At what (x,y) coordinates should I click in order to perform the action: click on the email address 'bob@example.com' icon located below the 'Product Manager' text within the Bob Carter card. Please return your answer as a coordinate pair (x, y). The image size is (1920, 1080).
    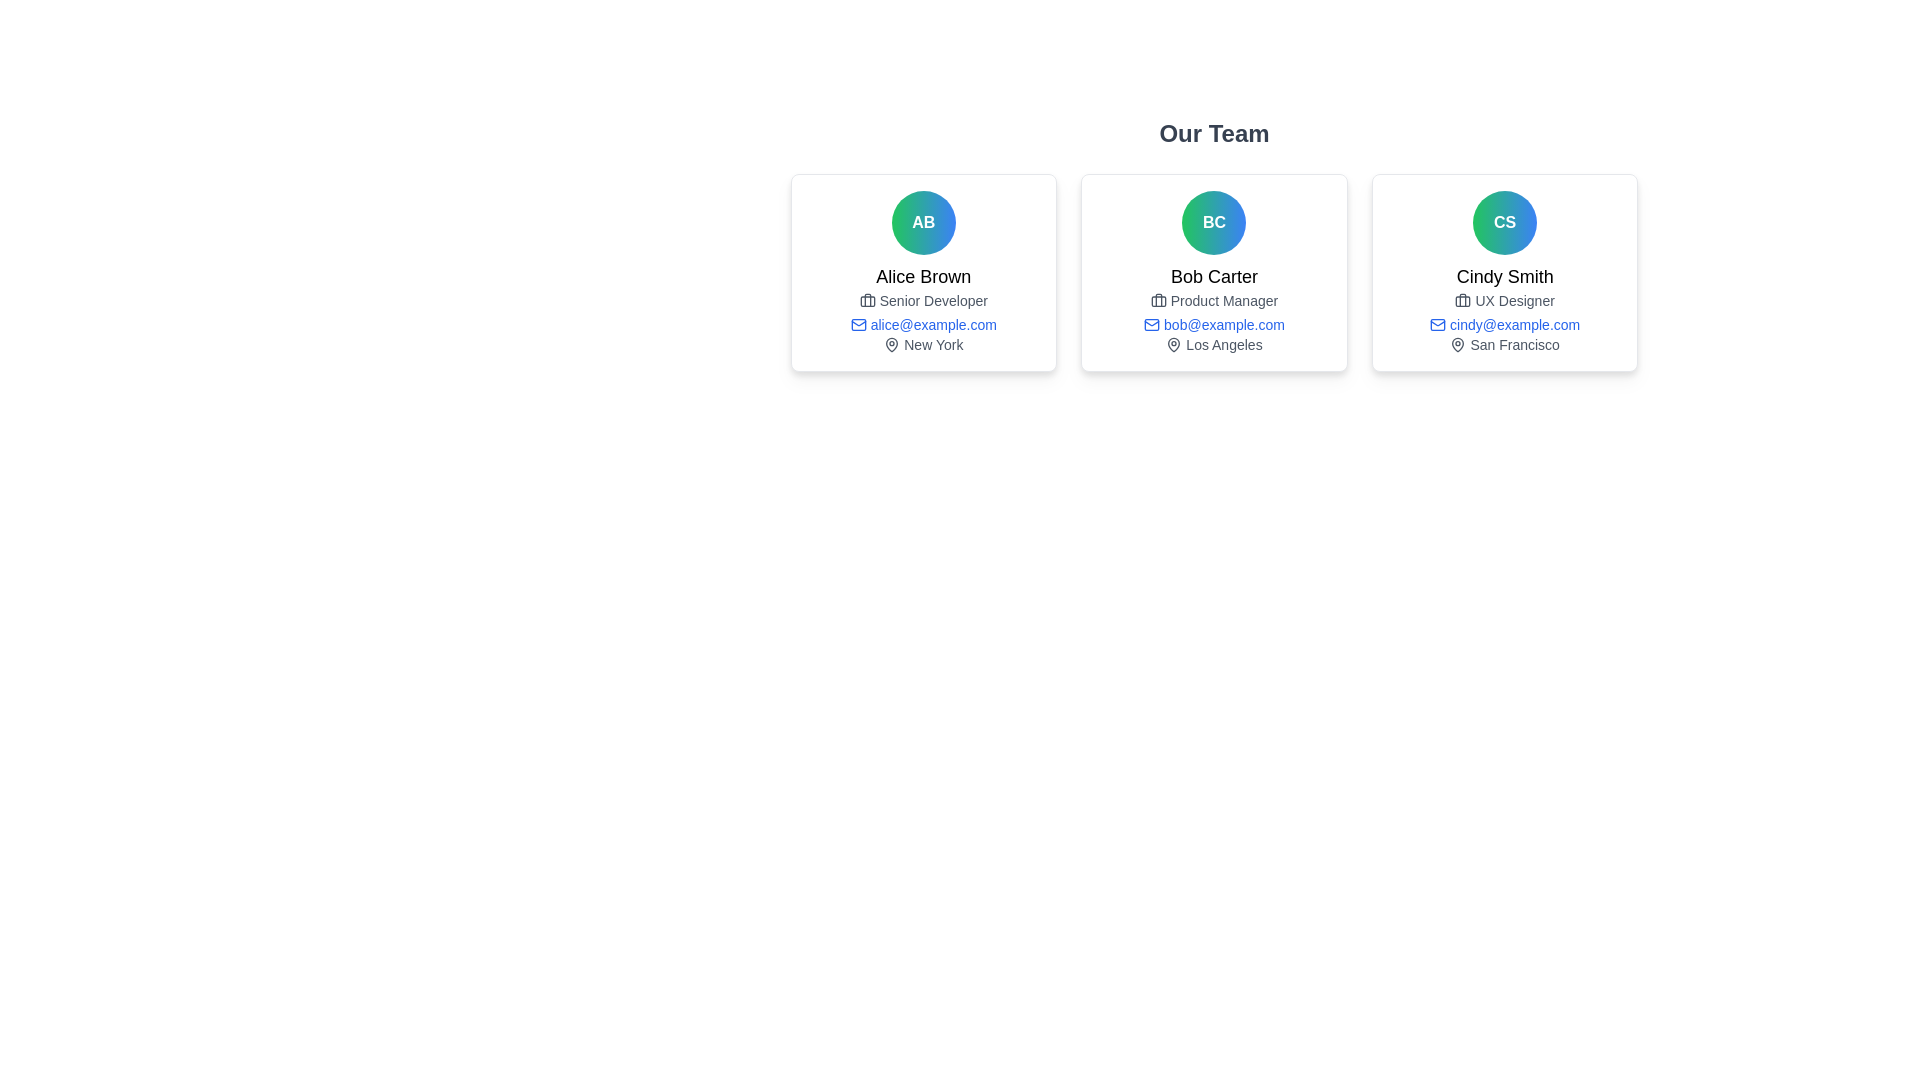
    Looking at the image, I should click on (1213, 323).